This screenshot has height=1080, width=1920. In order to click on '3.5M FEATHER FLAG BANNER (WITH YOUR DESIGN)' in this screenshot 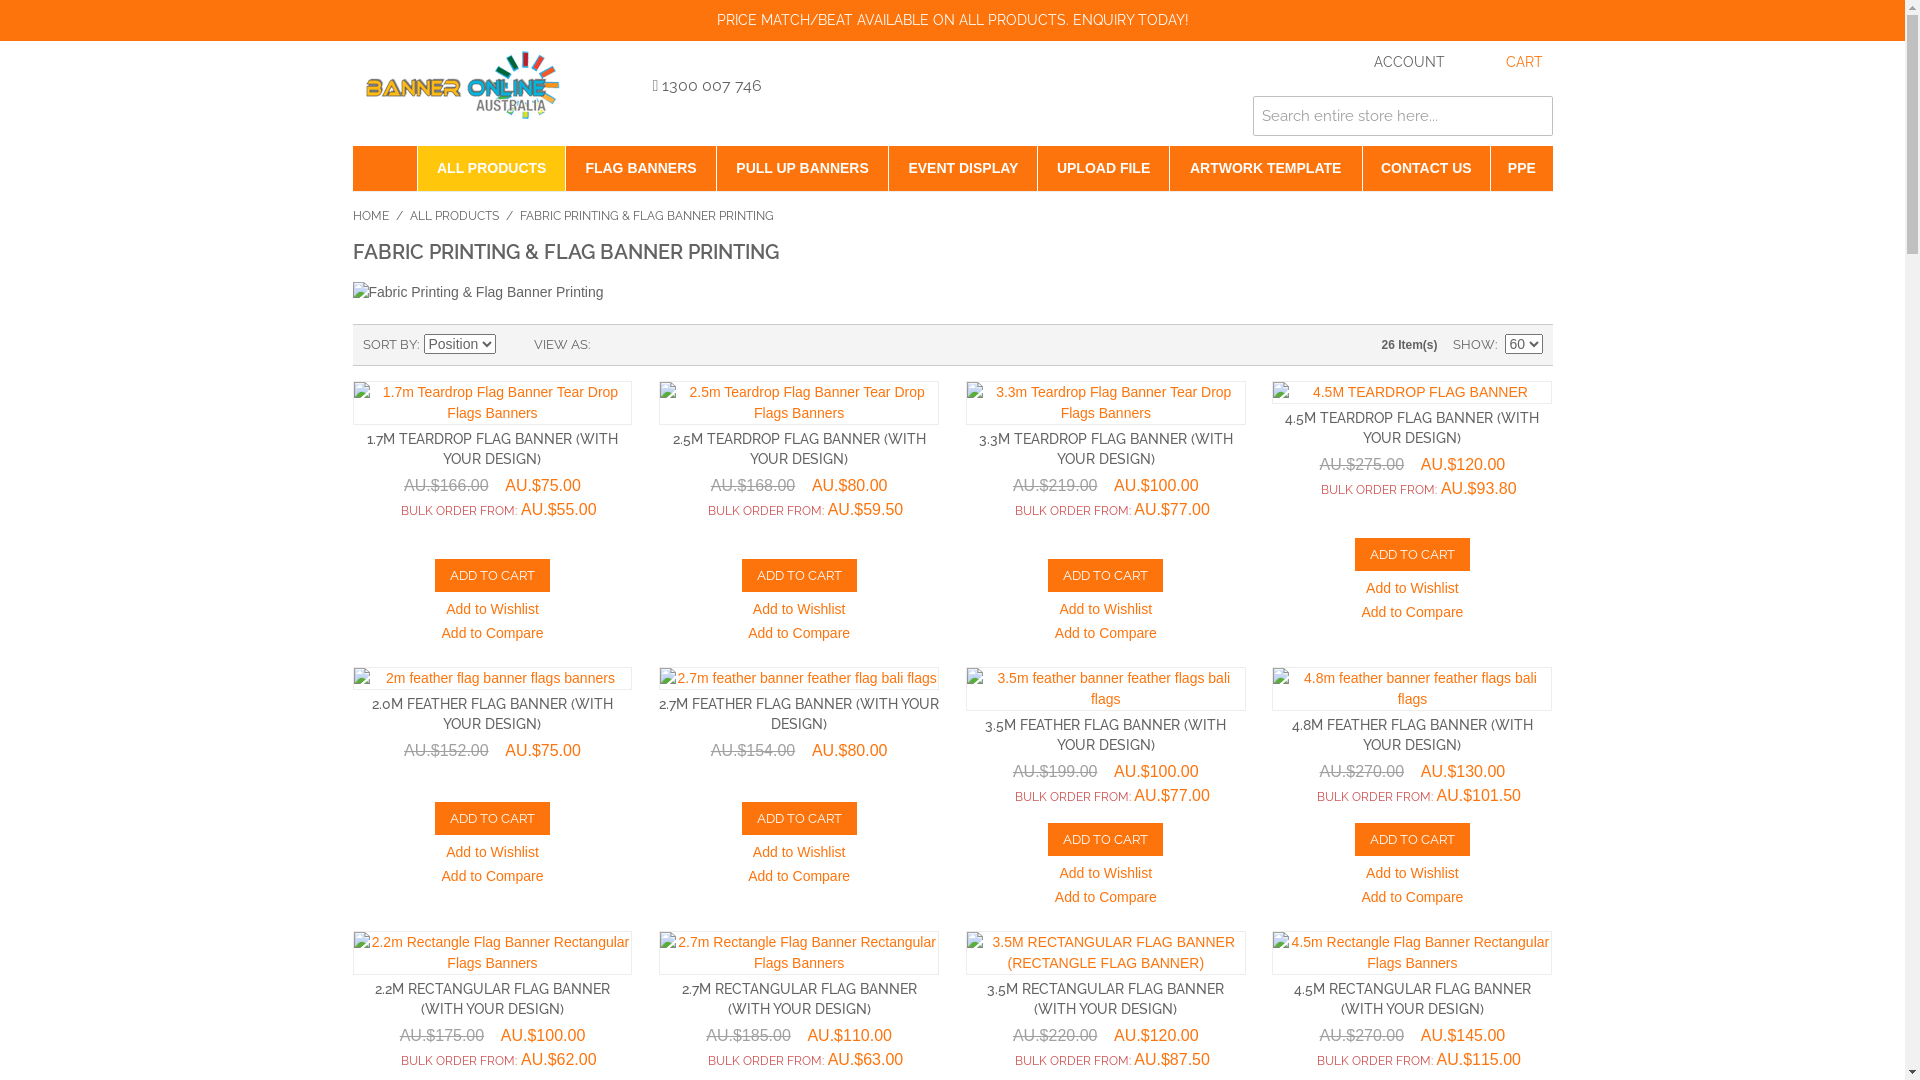, I will do `click(984, 735)`.